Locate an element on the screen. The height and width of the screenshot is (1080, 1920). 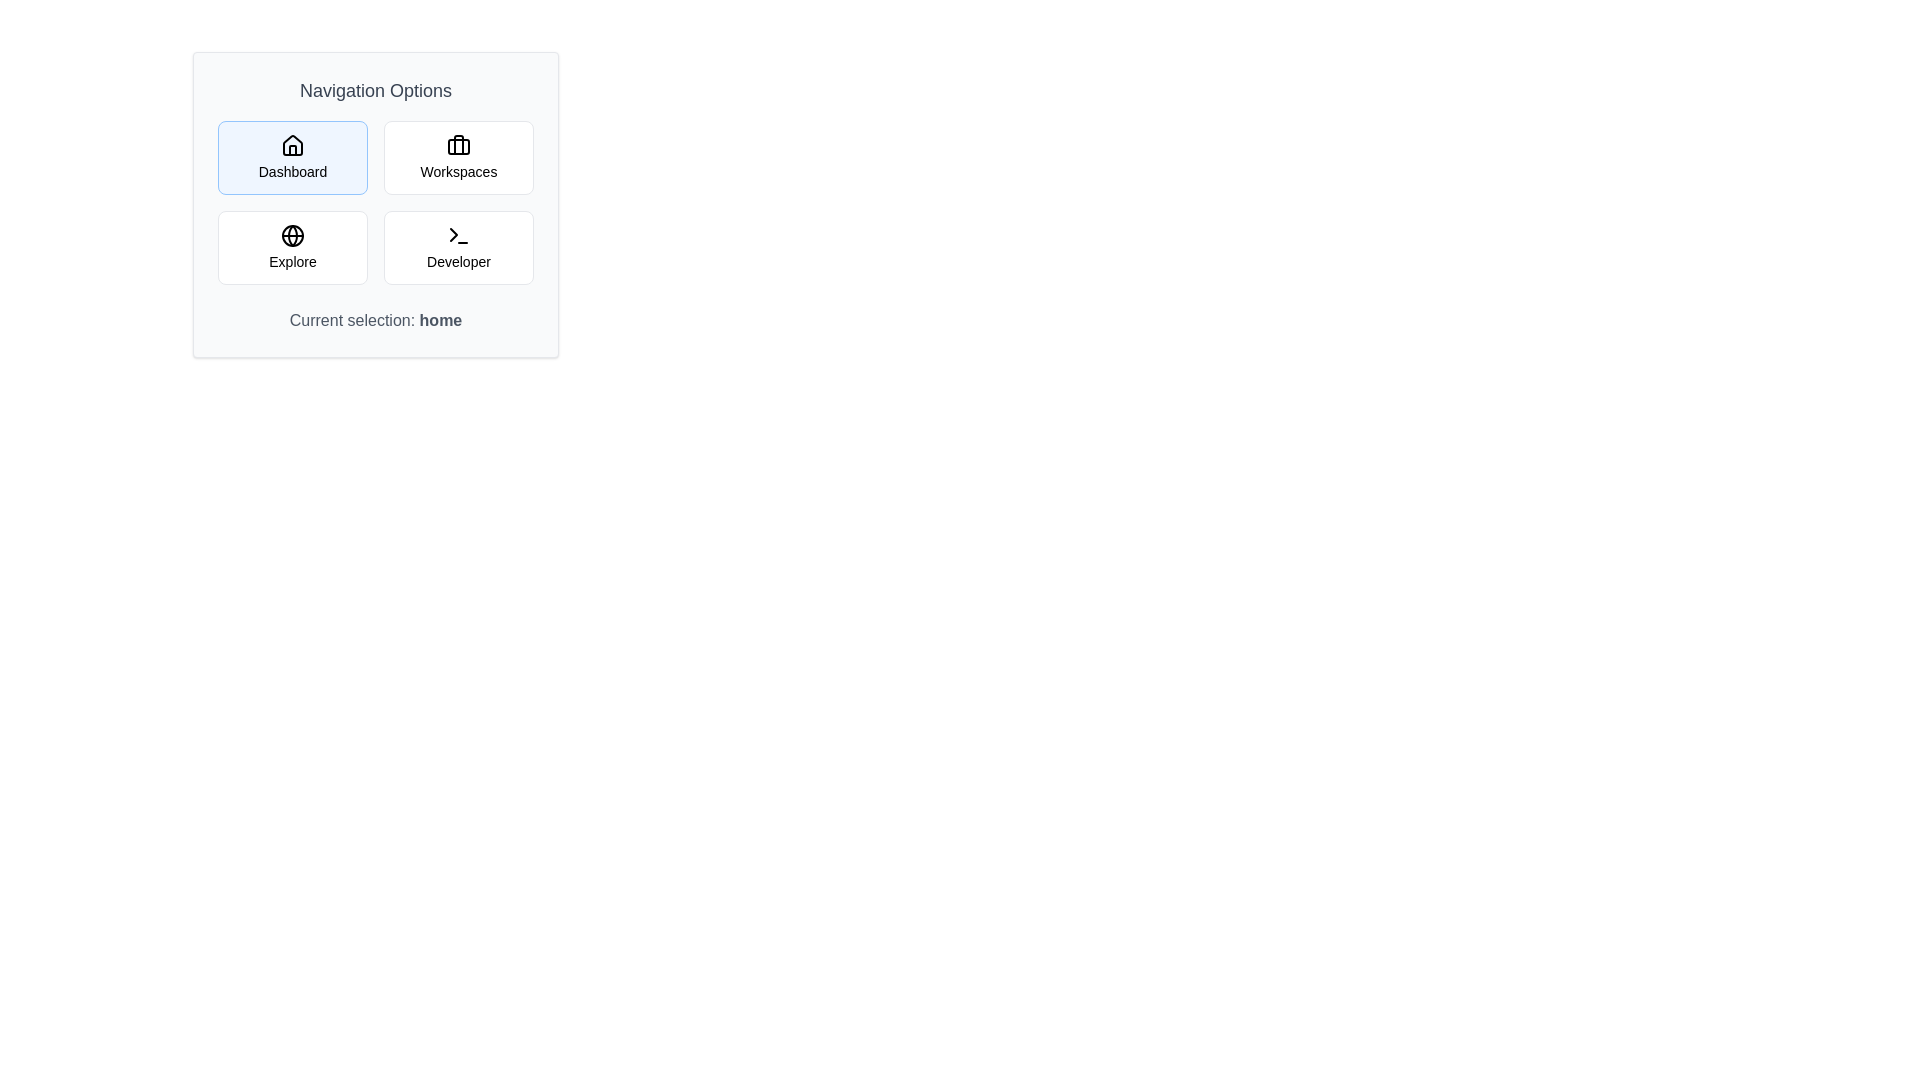
the Developer navigation option to select it is located at coordinates (458, 246).